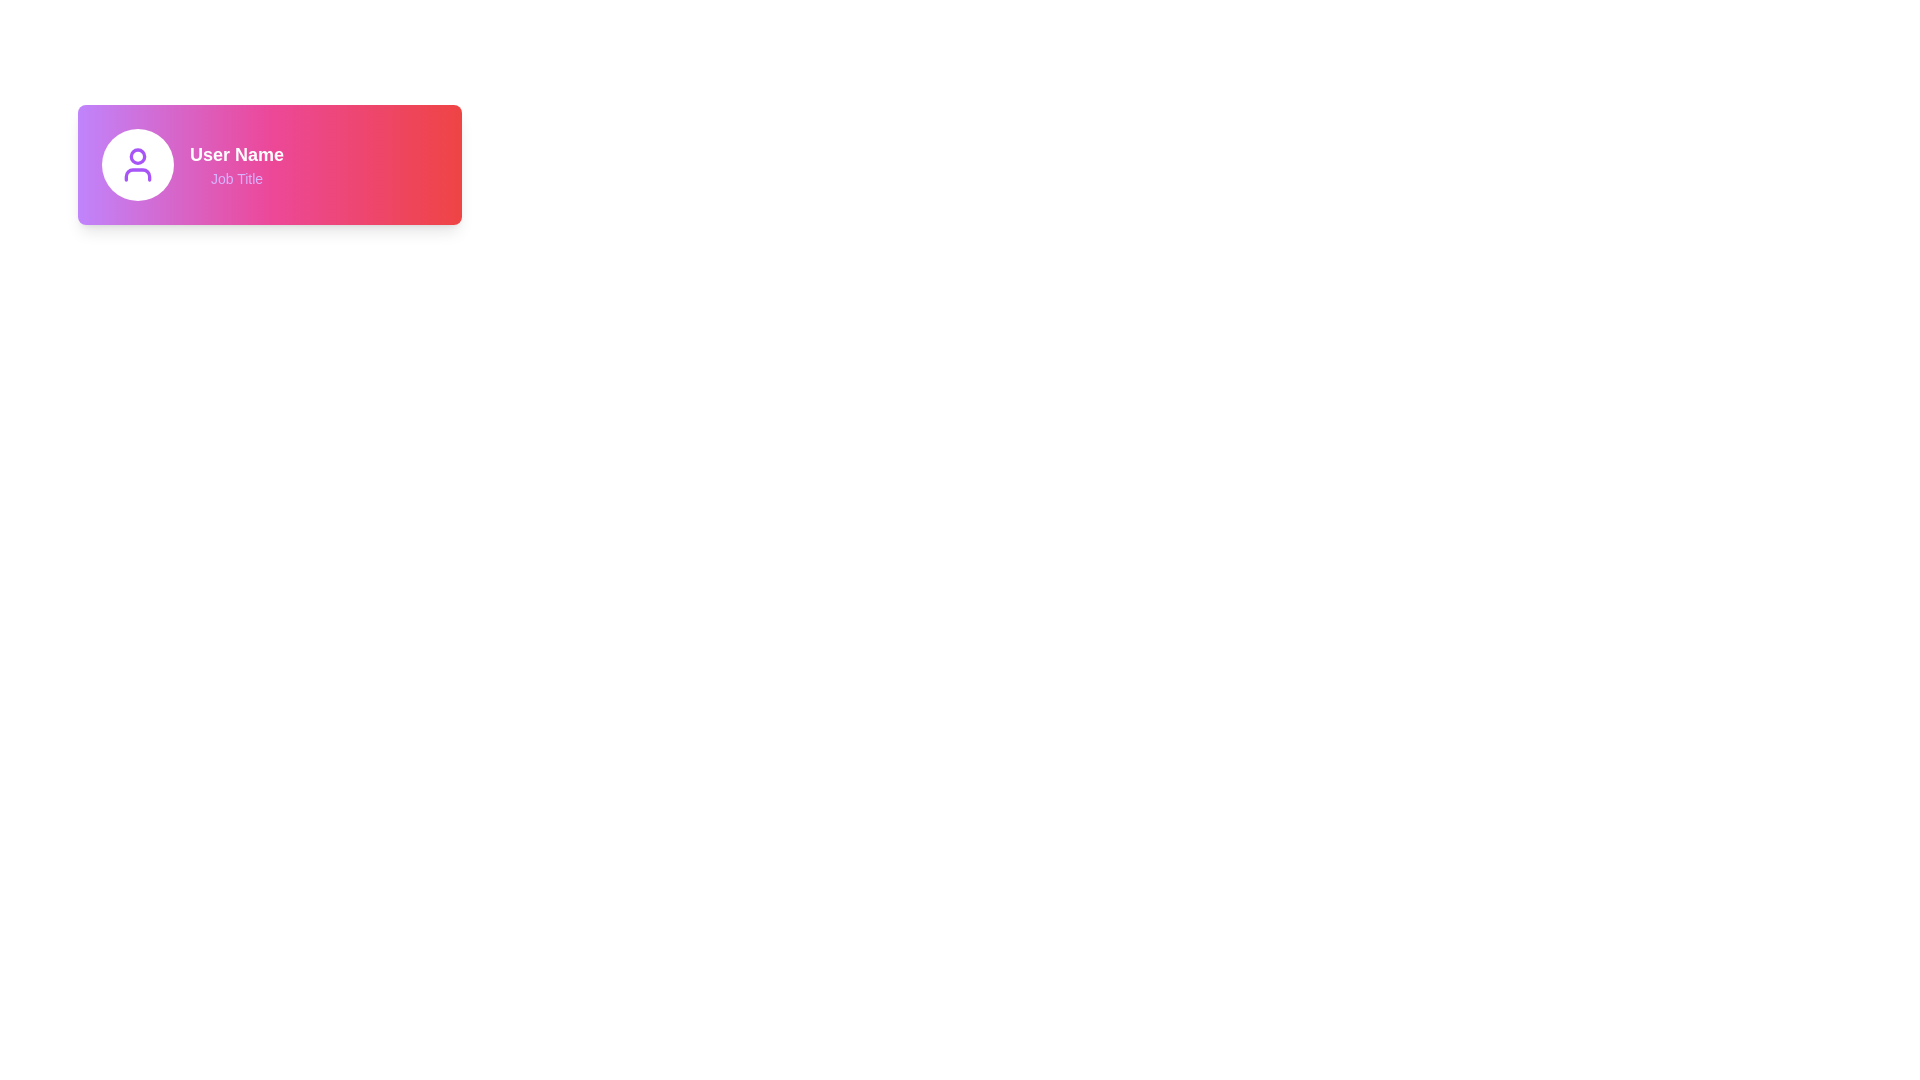 The image size is (1920, 1080). Describe the element at coordinates (137, 154) in the screenshot. I see `the profile image icon located within the circle on the left section of the user profile card` at that location.